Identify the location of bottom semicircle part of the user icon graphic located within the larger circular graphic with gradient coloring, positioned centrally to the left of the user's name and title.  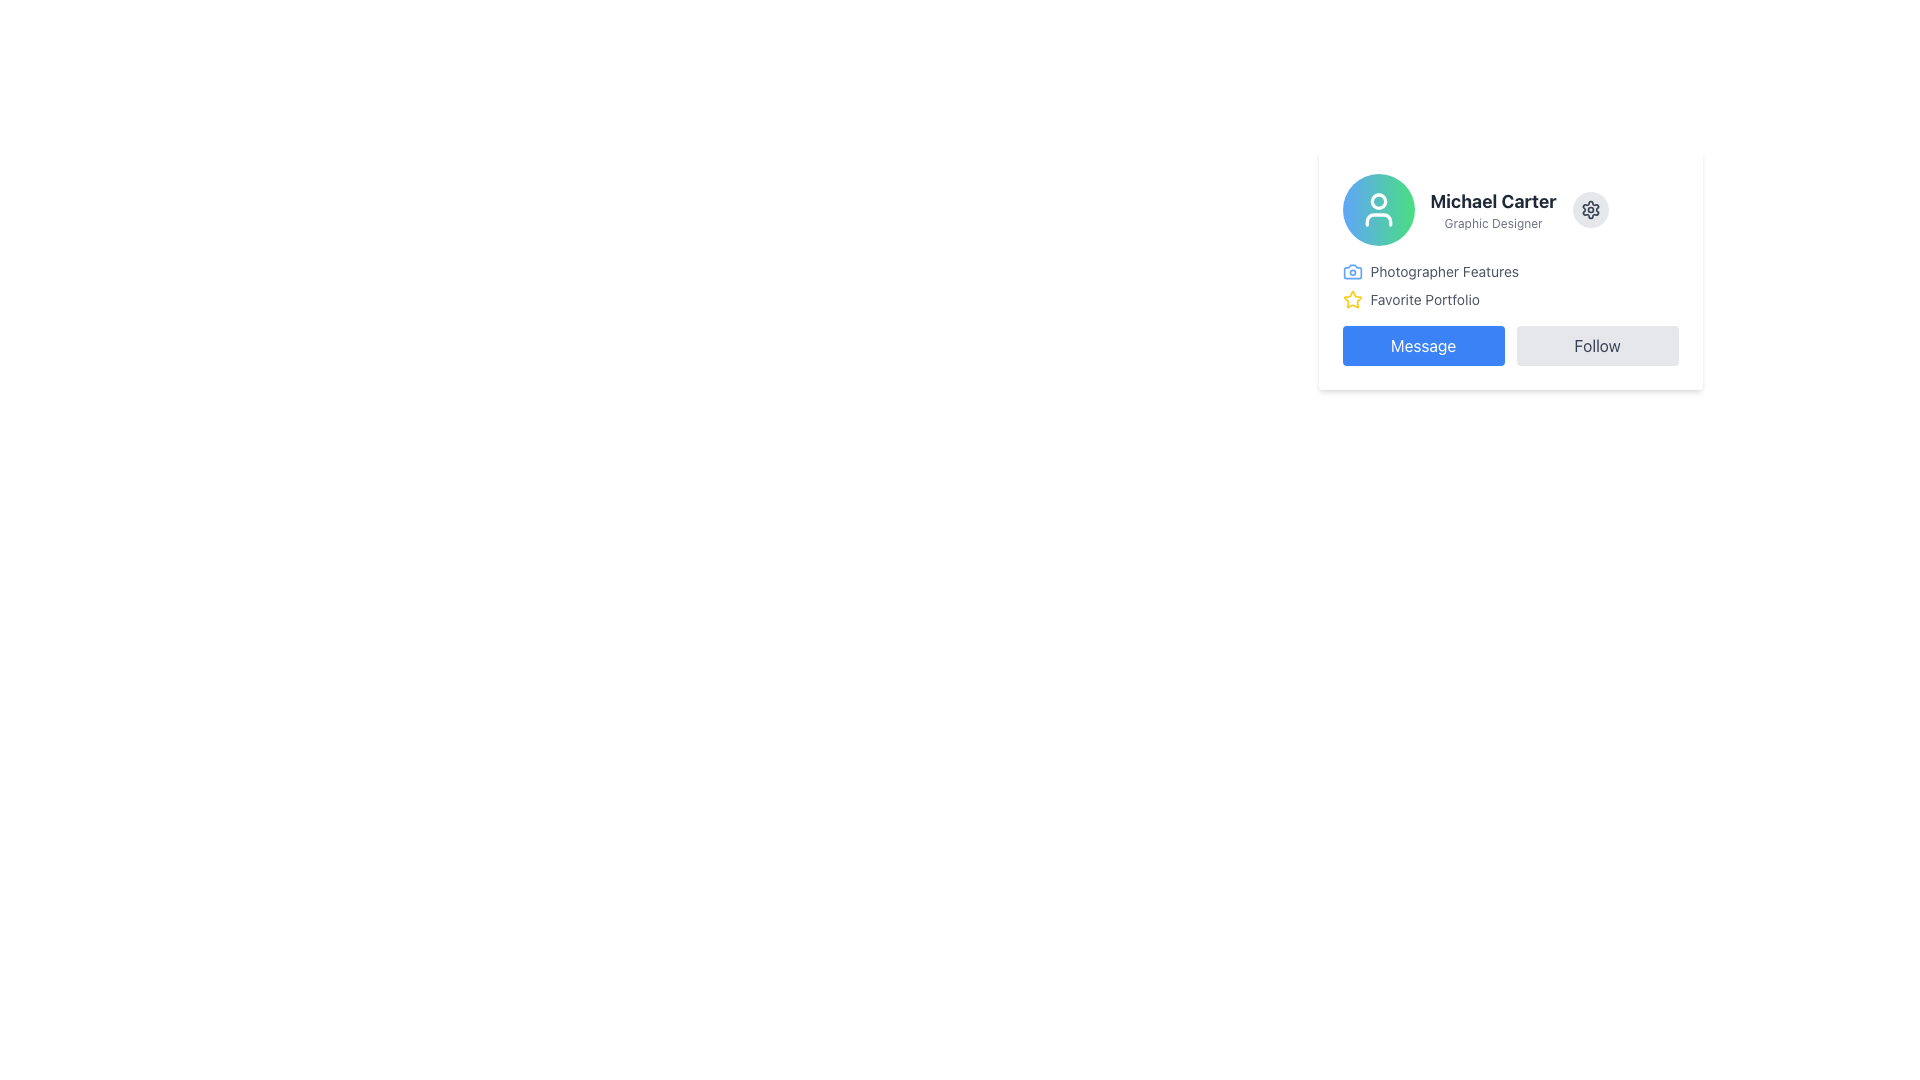
(1377, 219).